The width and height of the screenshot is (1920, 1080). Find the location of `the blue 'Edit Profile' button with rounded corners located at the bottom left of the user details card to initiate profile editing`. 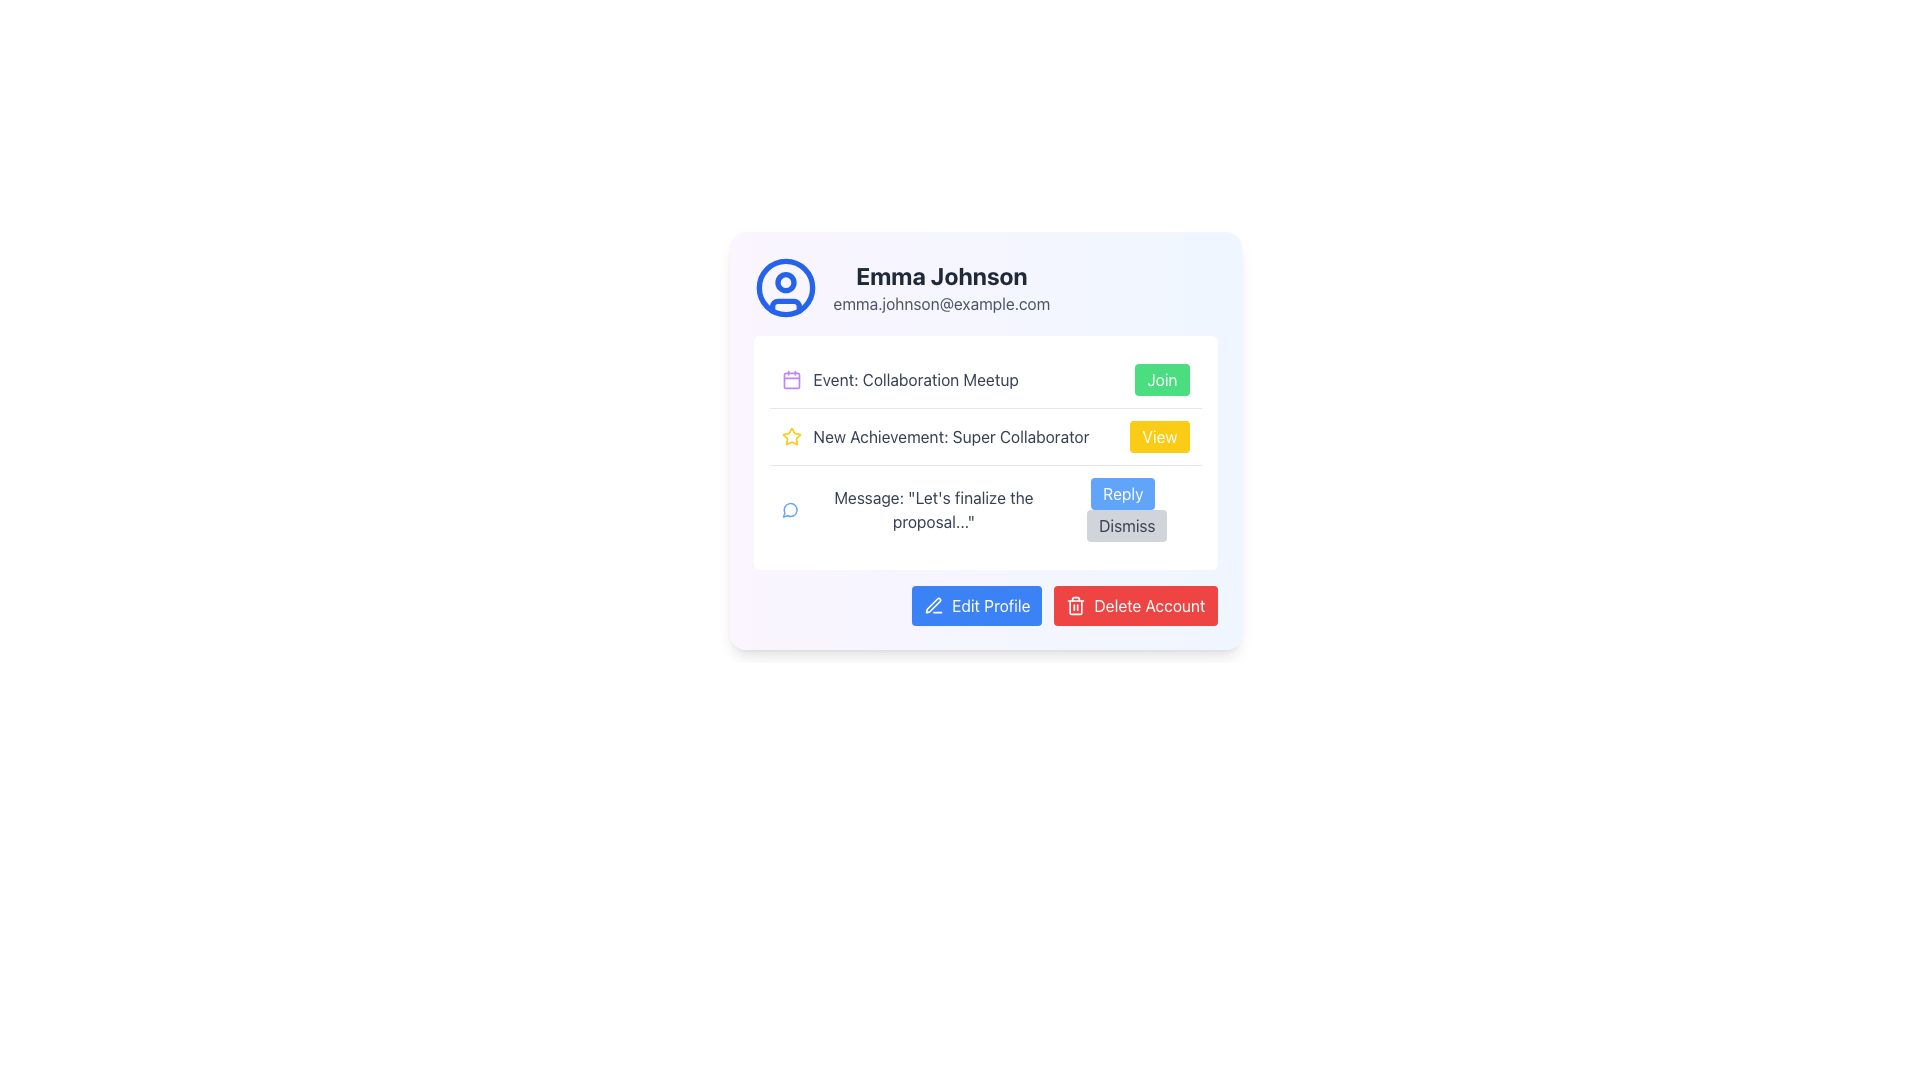

the blue 'Edit Profile' button with rounded corners located at the bottom left of the user details card to initiate profile editing is located at coordinates (977, 604).